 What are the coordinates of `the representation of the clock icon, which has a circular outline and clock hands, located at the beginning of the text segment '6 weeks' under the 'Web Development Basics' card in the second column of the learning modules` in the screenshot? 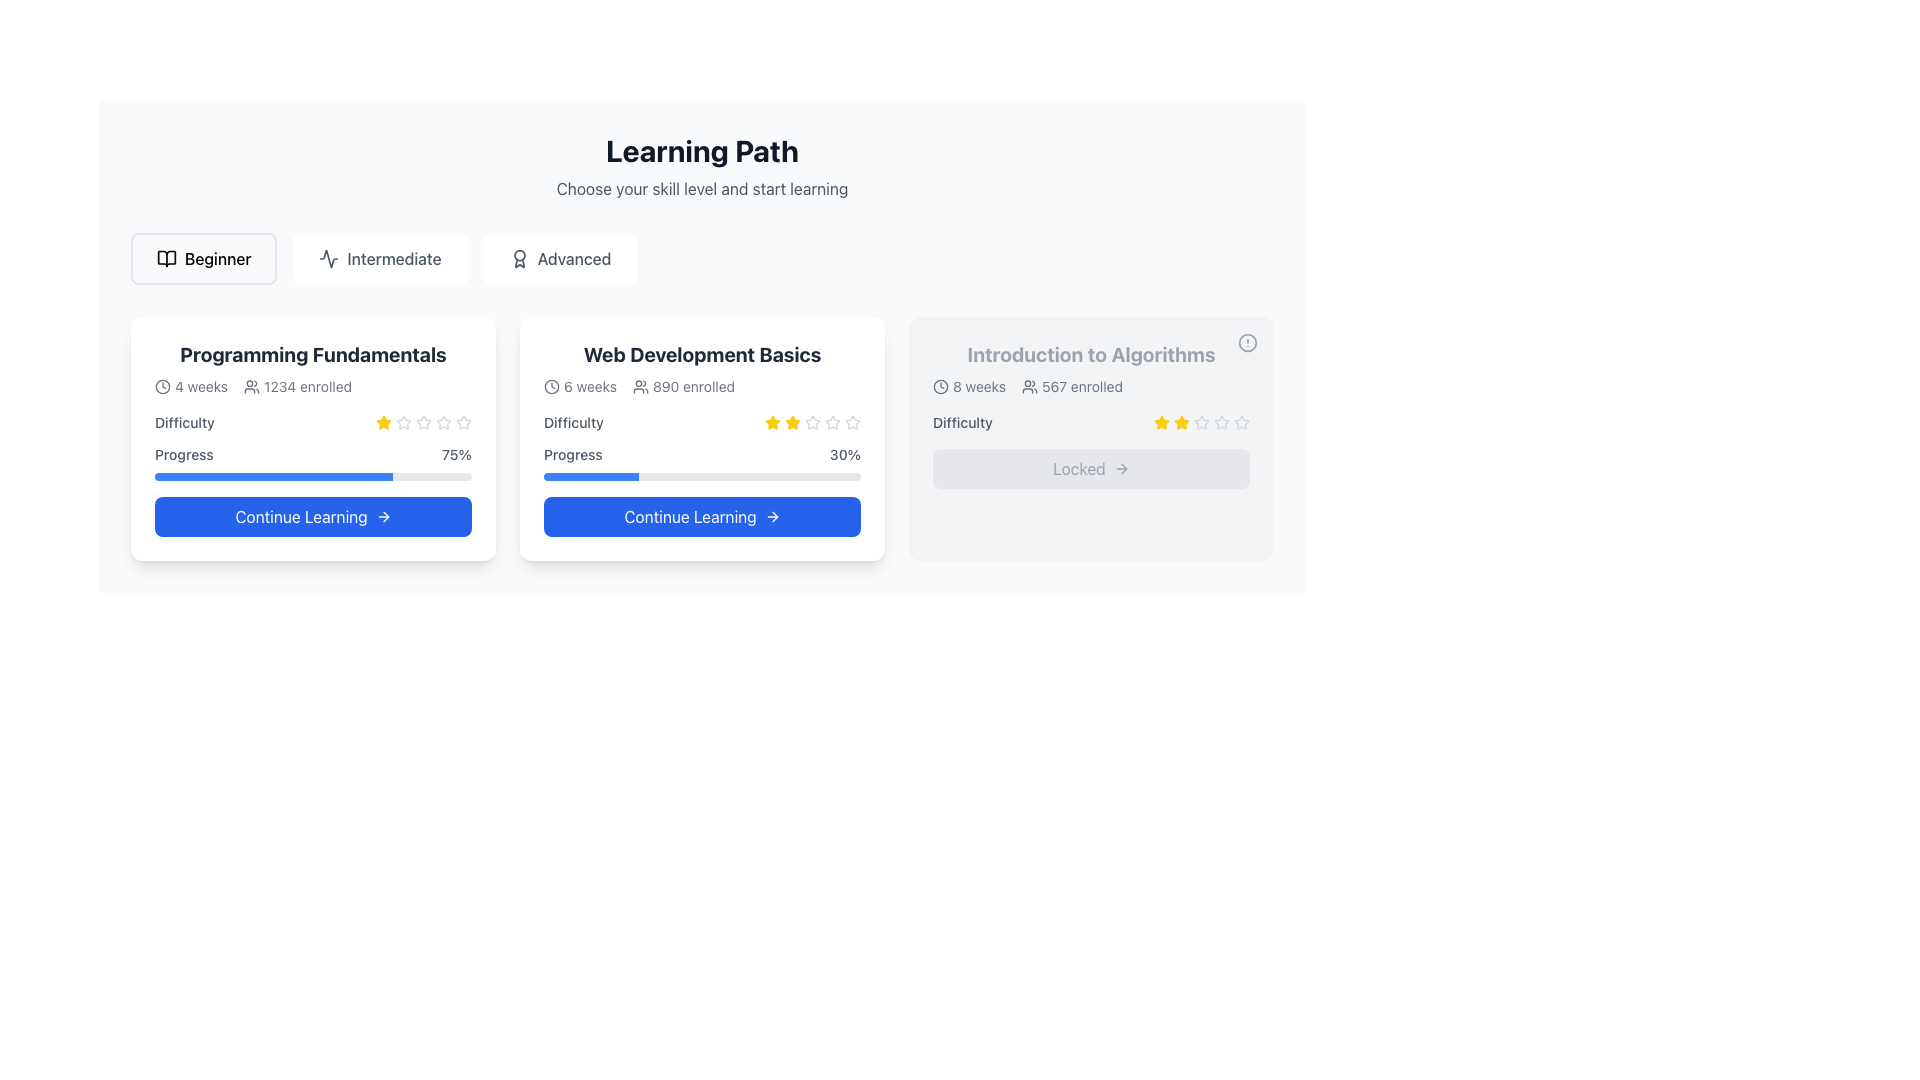 It's located at (552, 386).